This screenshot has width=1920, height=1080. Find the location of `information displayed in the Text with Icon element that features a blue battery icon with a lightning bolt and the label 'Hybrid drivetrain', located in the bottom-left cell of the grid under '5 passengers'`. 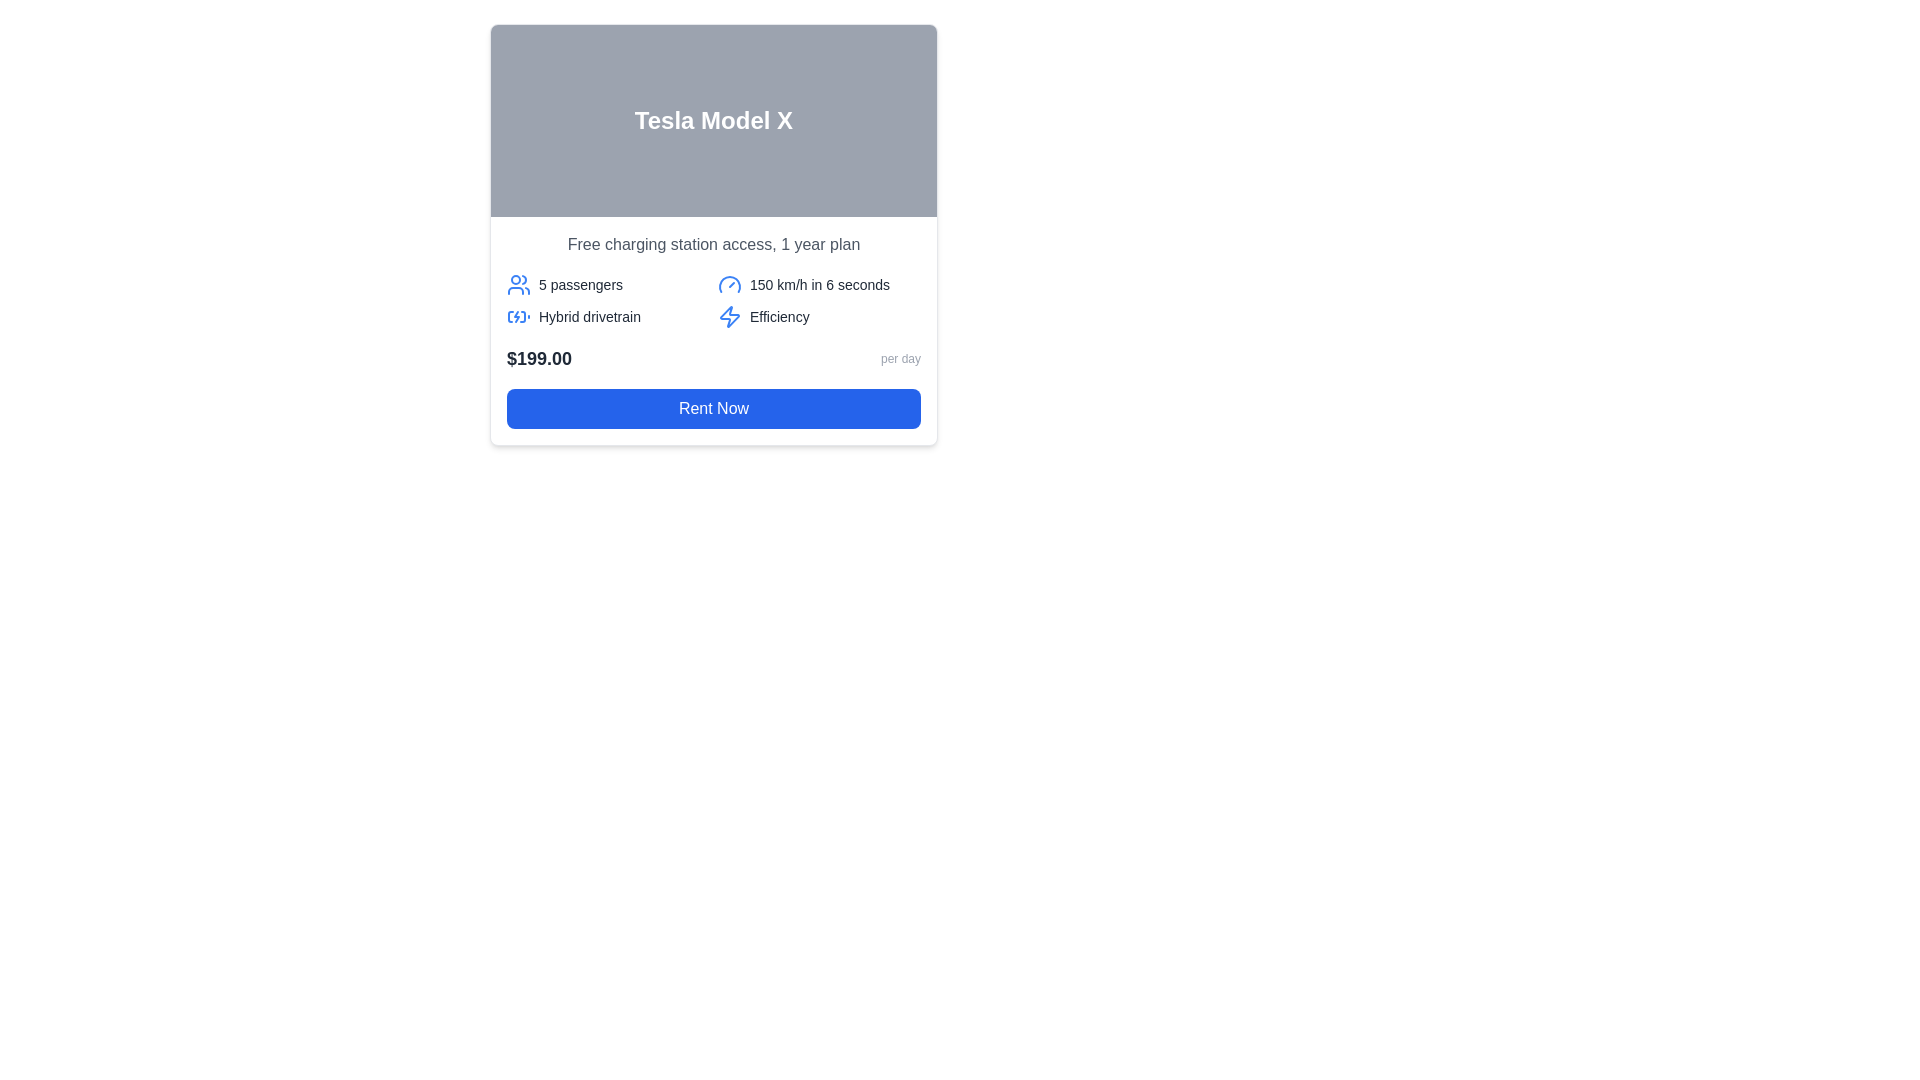

information displayed in the Text with Icon element that features a blue battery icon with a lightning bolt and the label 'Hybrid drivetrain', located in the bottom-left cell of the grid under '5 passengers' is located at coordinates (607, 315).